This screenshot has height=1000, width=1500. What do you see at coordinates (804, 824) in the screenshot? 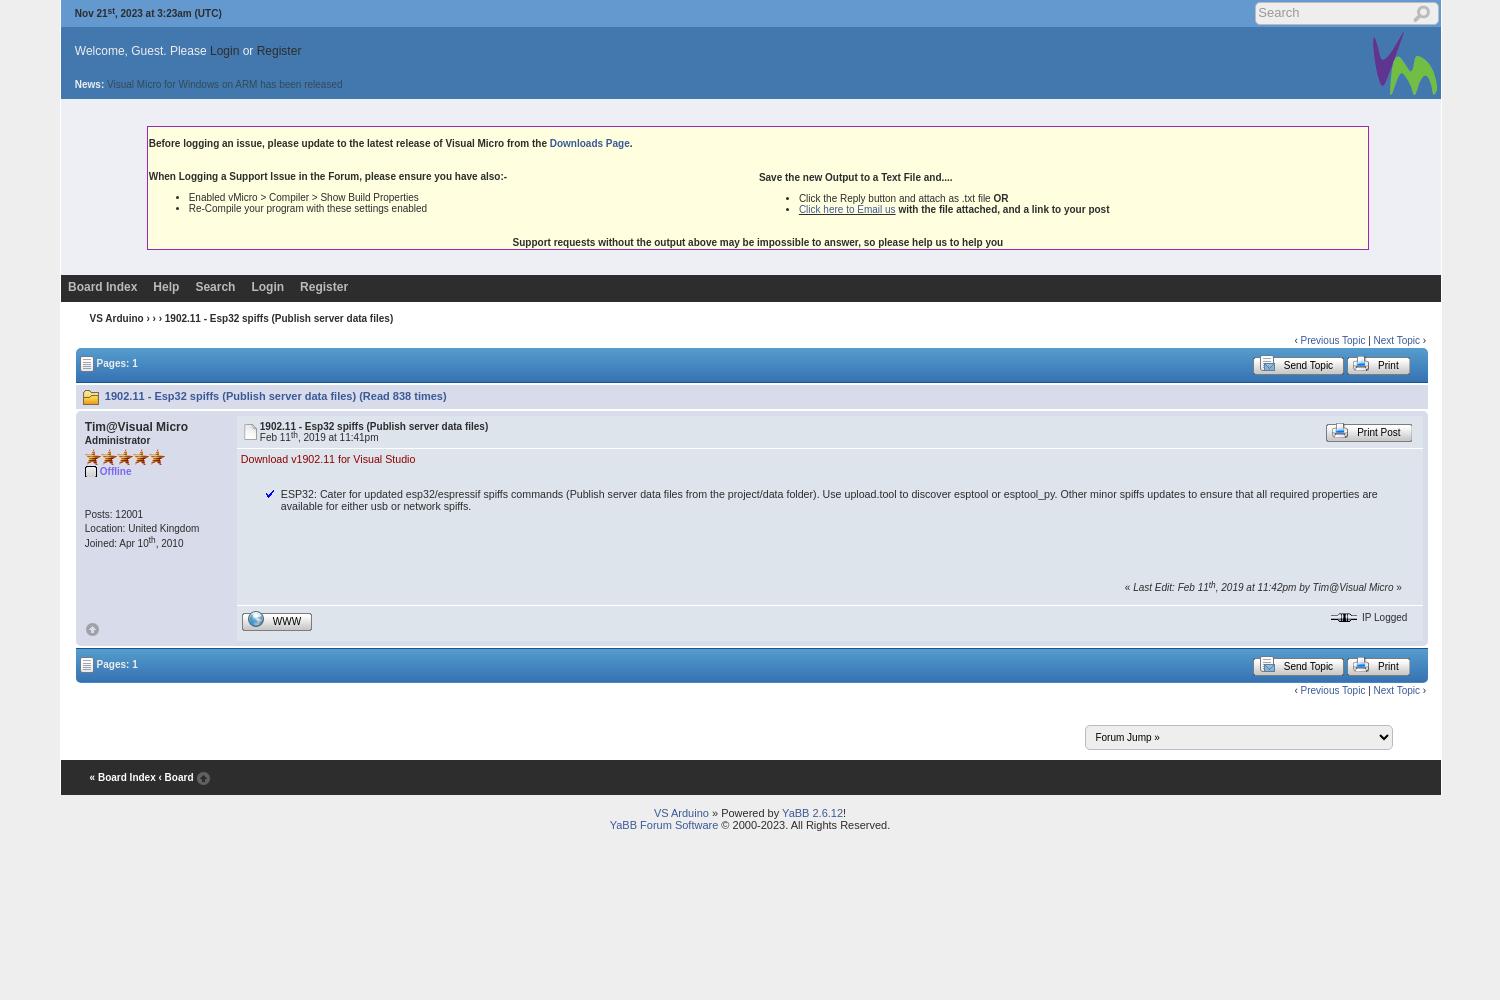
I see `'© 2000-2023. All Rights Reserved.'` at bounding box center [804, 824].